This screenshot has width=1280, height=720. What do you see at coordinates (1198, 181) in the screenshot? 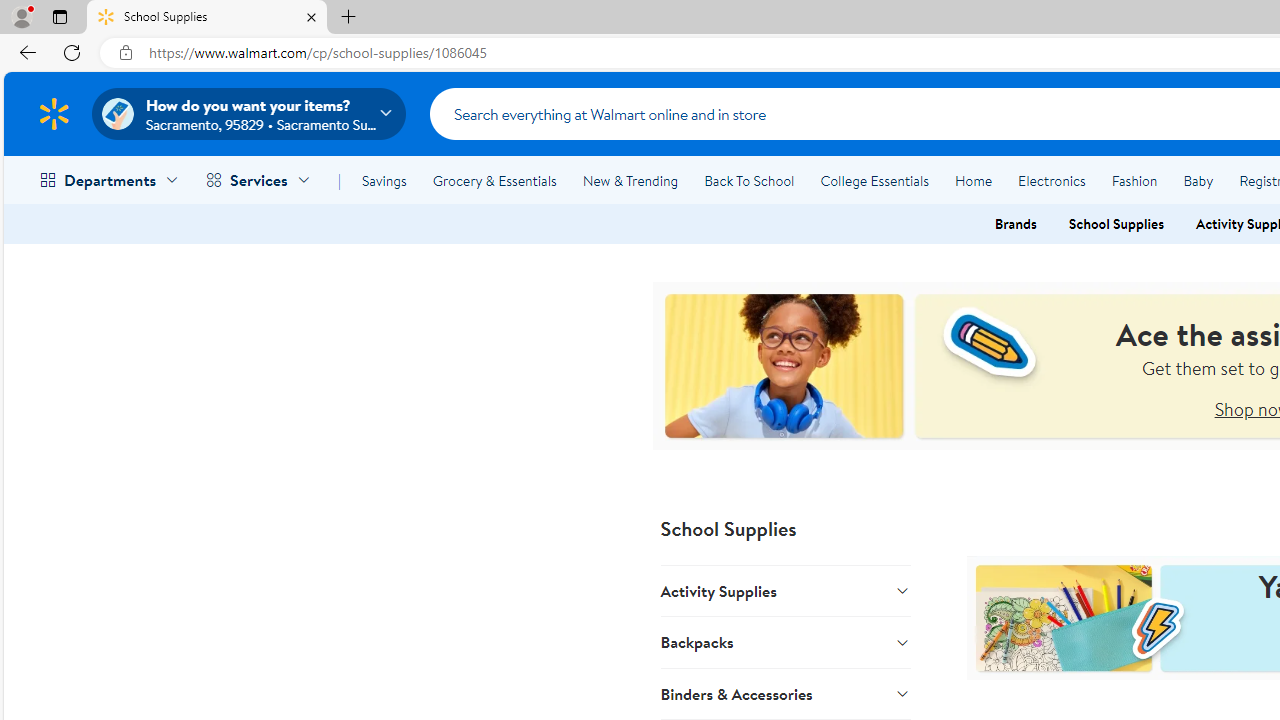
I see `'Baby'` at bounding box center [1198, 181].